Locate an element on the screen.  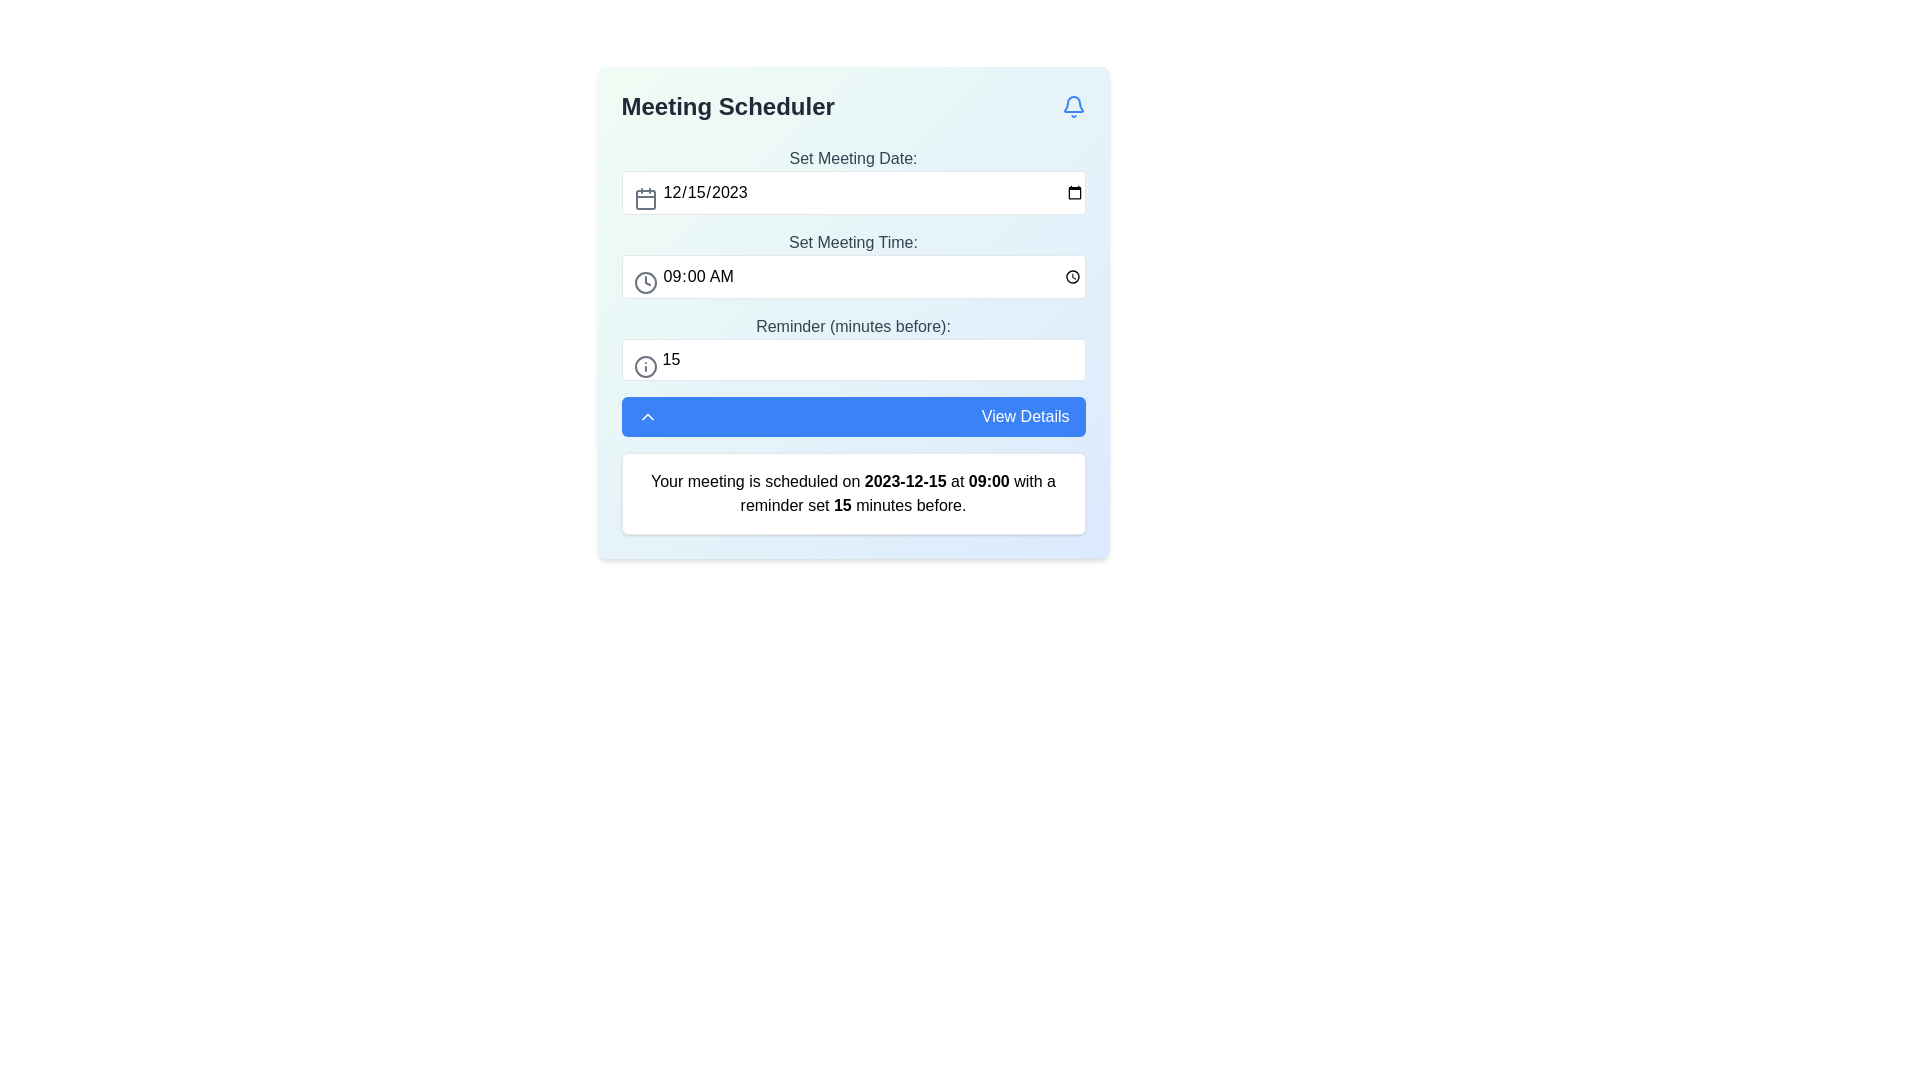
the circular graphical element that is part of the clock icon, located to the left of the '09:00 AM' time input field under the 'Set Meeting Time' heading is located at coordinates (645, 282).